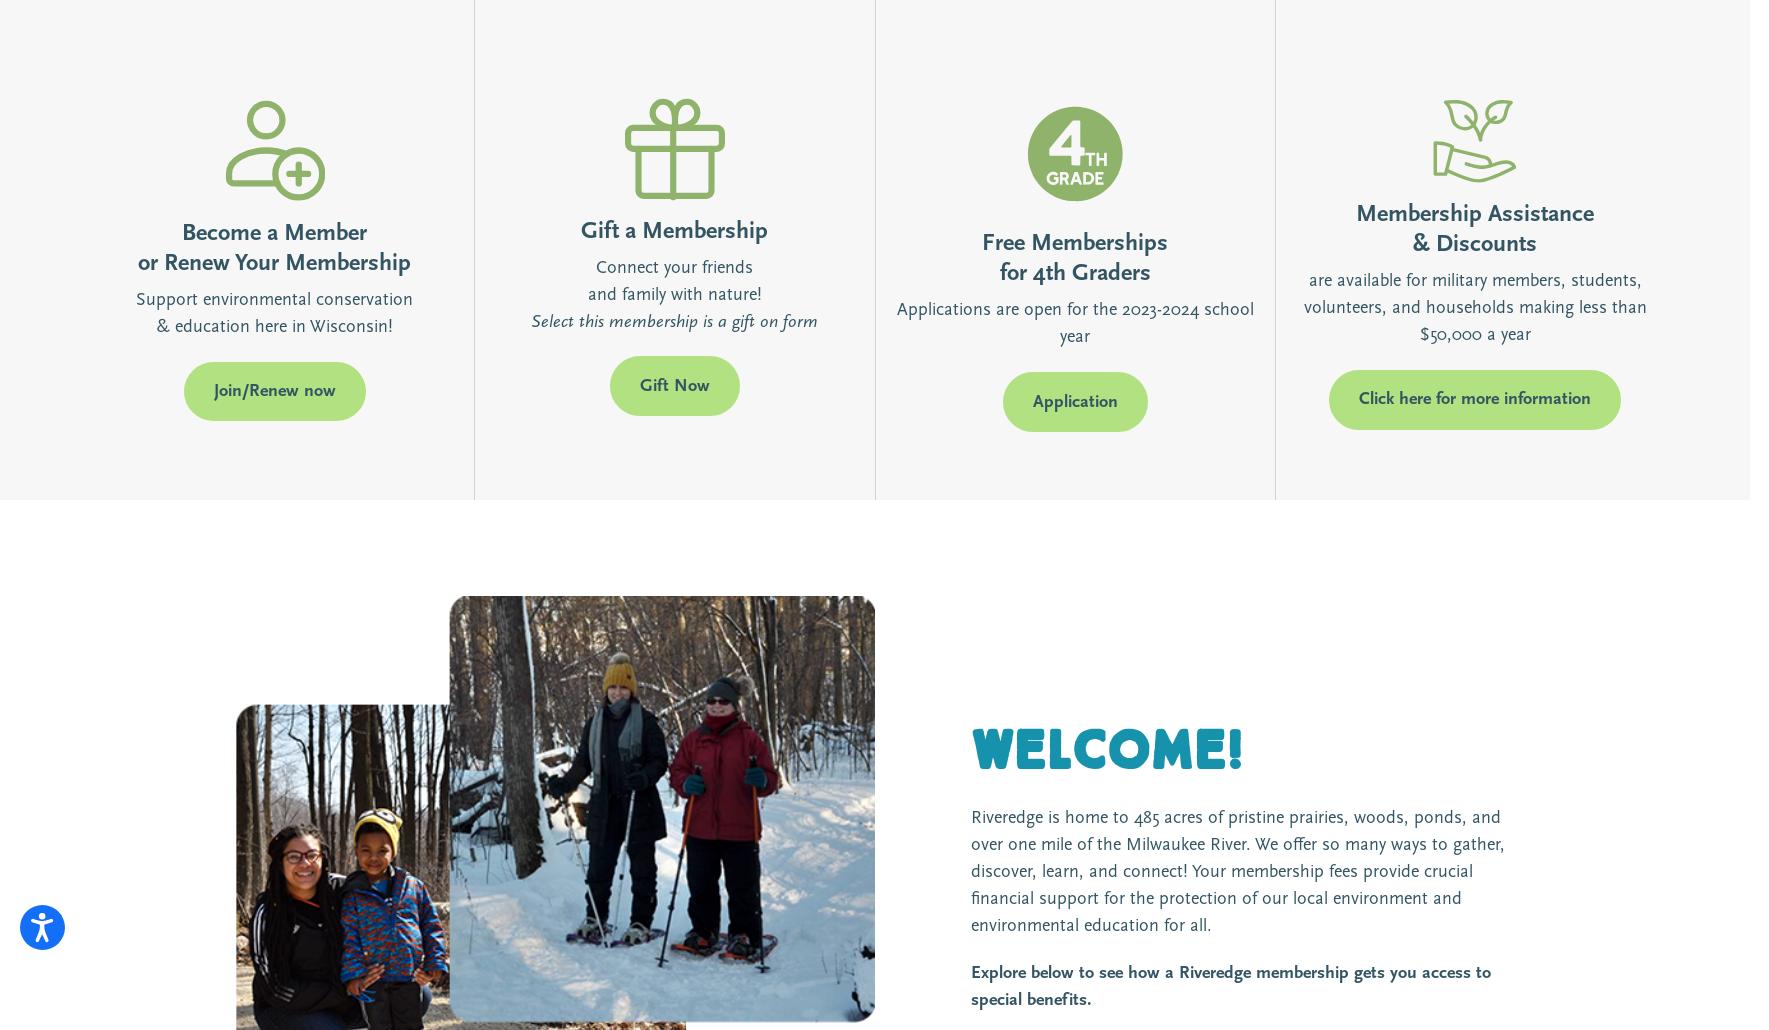 Image resolution: width=1769 pixels, height=1030 pixels. I want to click on 'Select this membership is a gift on form', so click(530, 320).